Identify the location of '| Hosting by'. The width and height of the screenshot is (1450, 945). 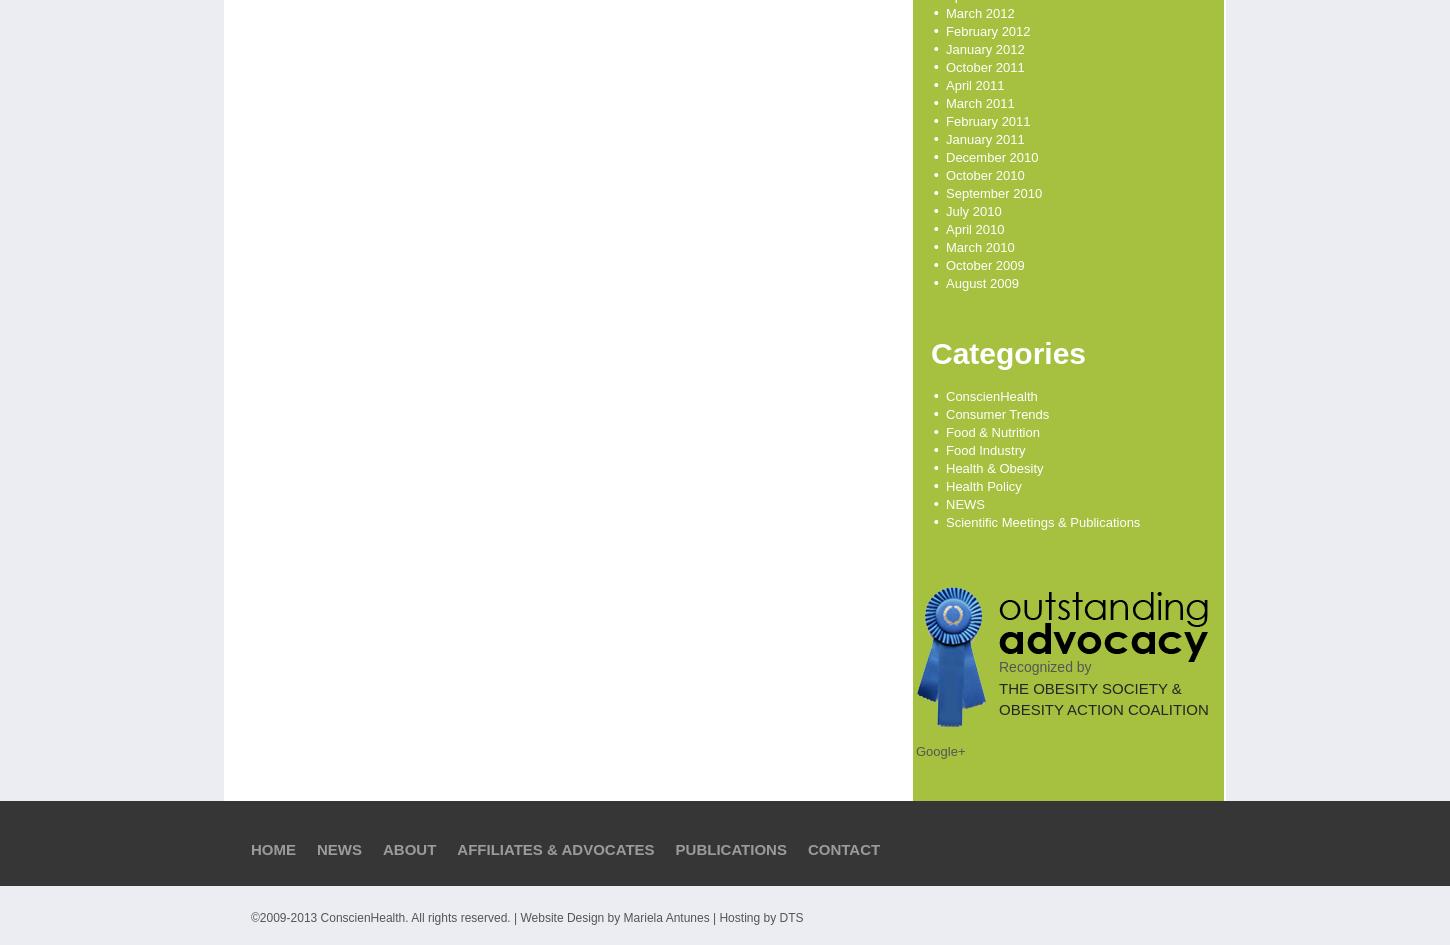
(743, 916).